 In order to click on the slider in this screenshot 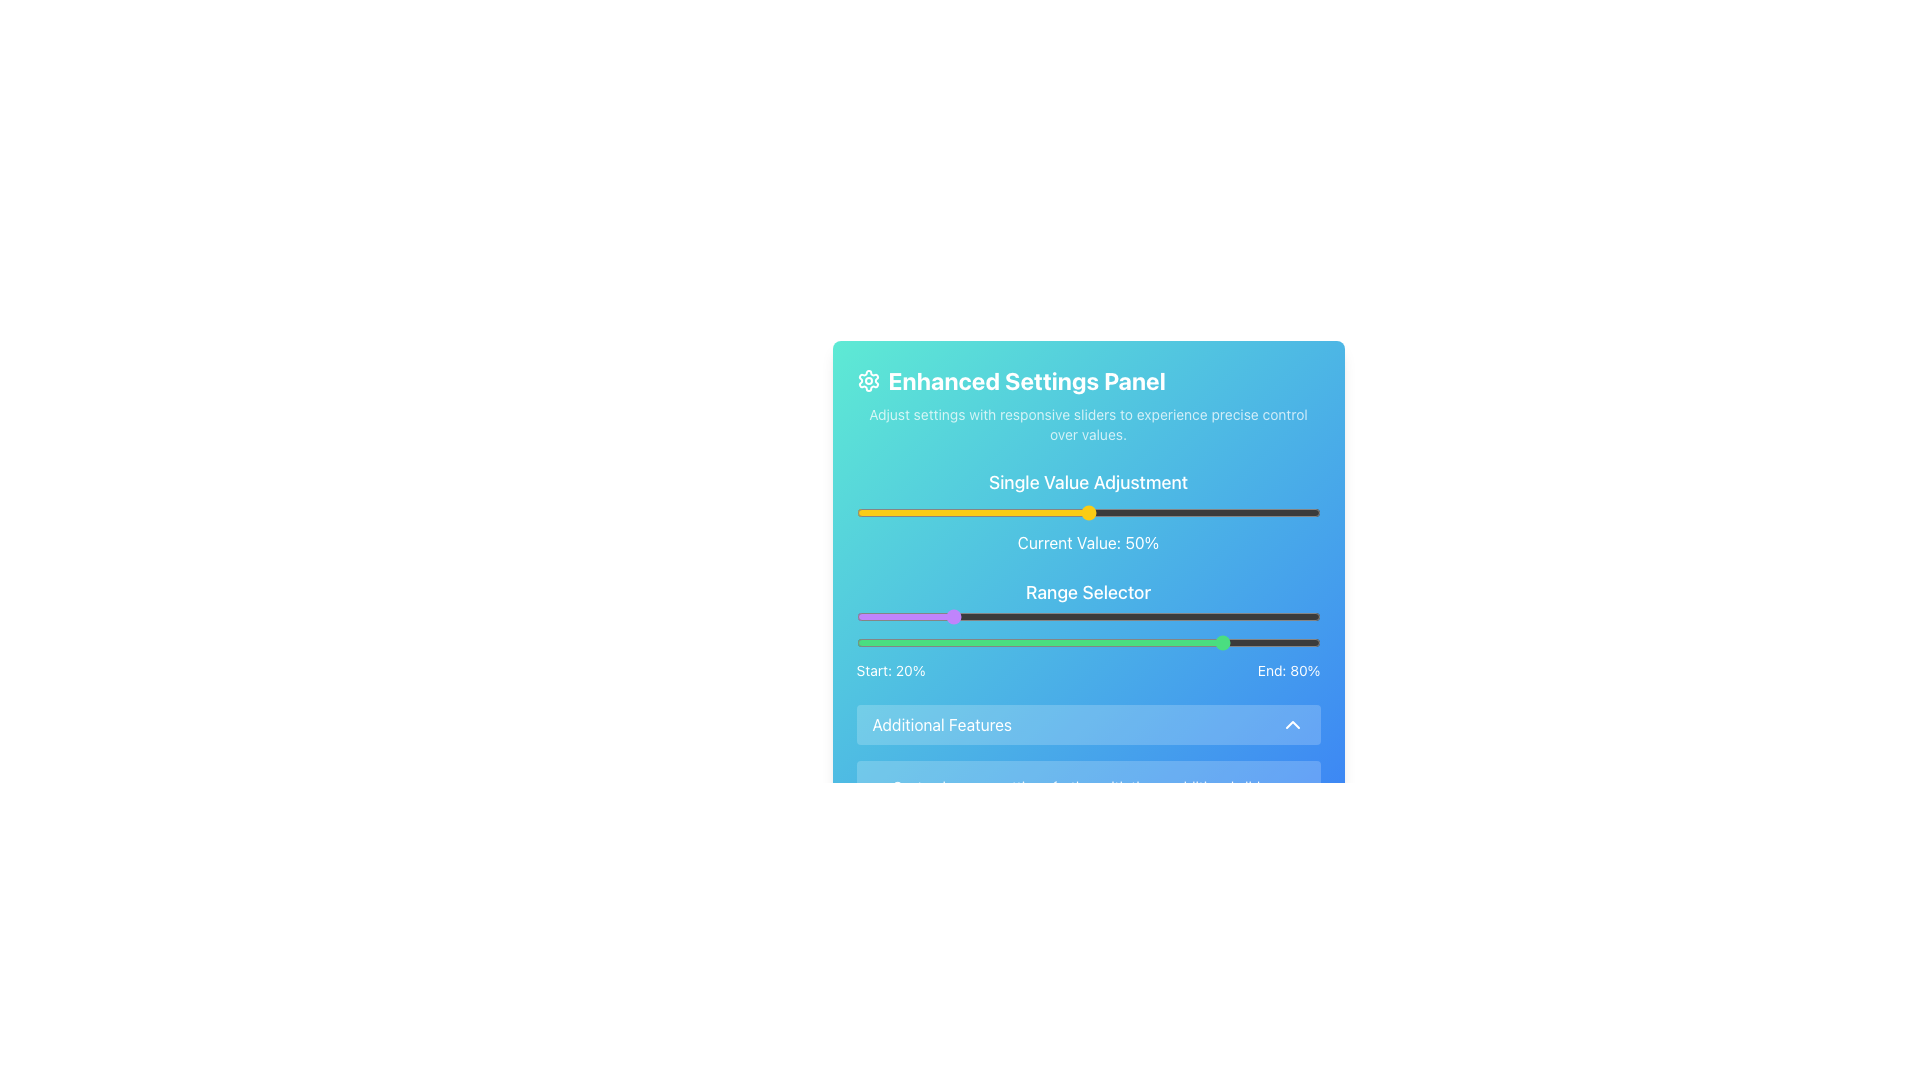, I will do `click(1125, 643)`.